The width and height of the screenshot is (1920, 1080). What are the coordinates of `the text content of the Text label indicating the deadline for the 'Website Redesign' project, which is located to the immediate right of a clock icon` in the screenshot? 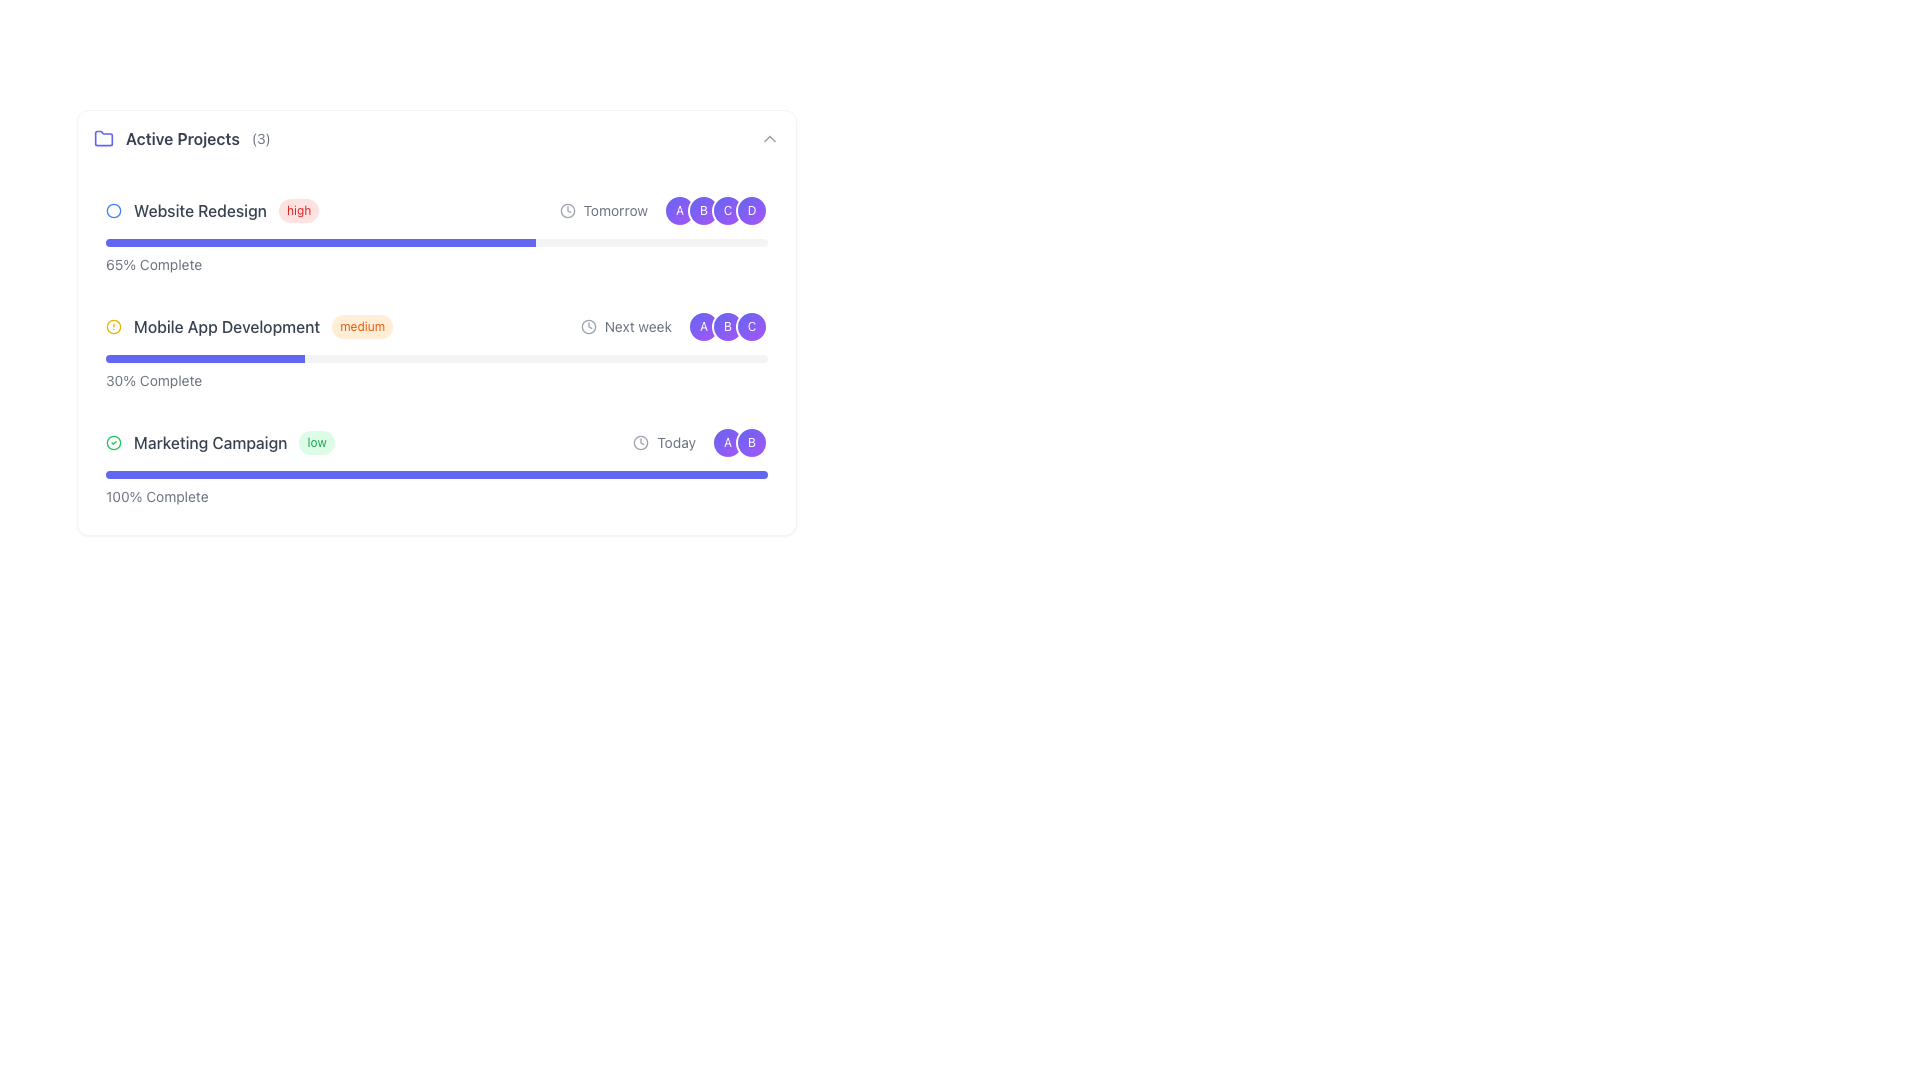 It's located at (614, 211).